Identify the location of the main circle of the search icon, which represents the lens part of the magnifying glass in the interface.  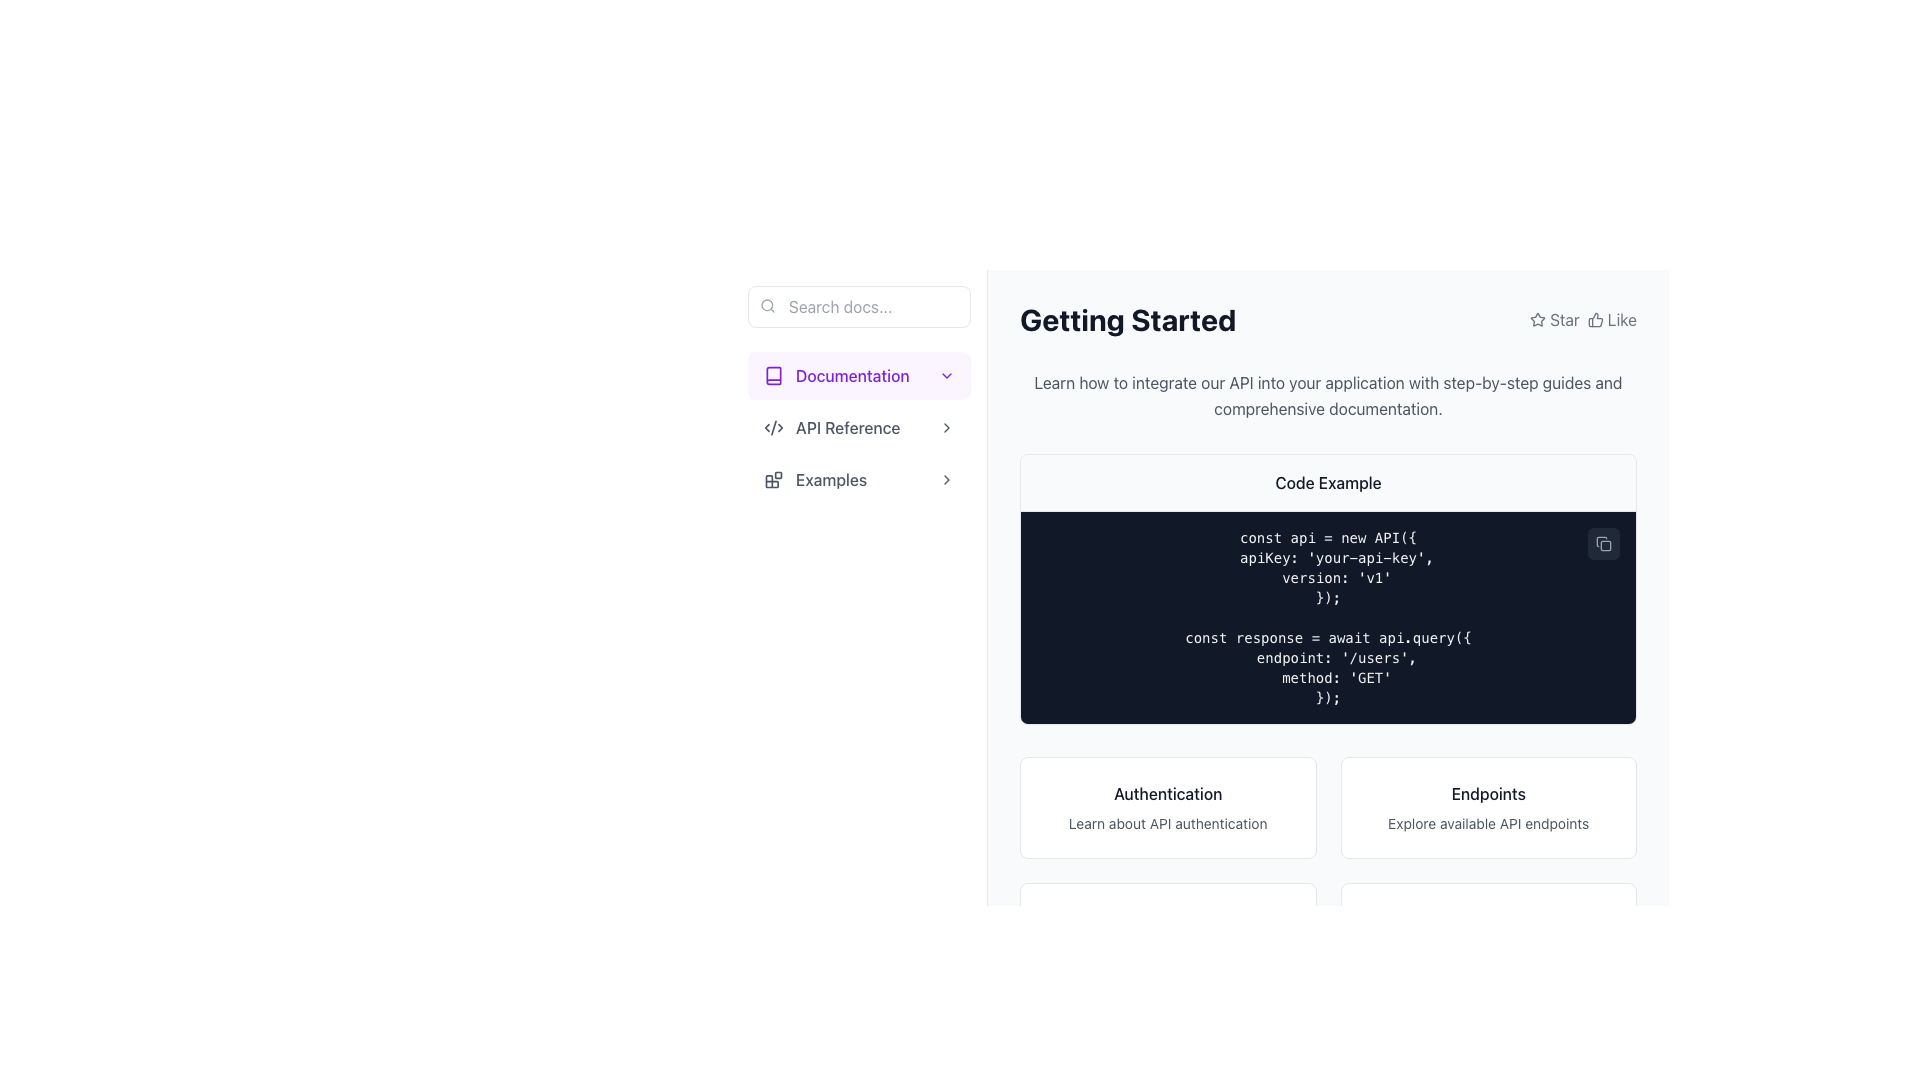
(766, 305).